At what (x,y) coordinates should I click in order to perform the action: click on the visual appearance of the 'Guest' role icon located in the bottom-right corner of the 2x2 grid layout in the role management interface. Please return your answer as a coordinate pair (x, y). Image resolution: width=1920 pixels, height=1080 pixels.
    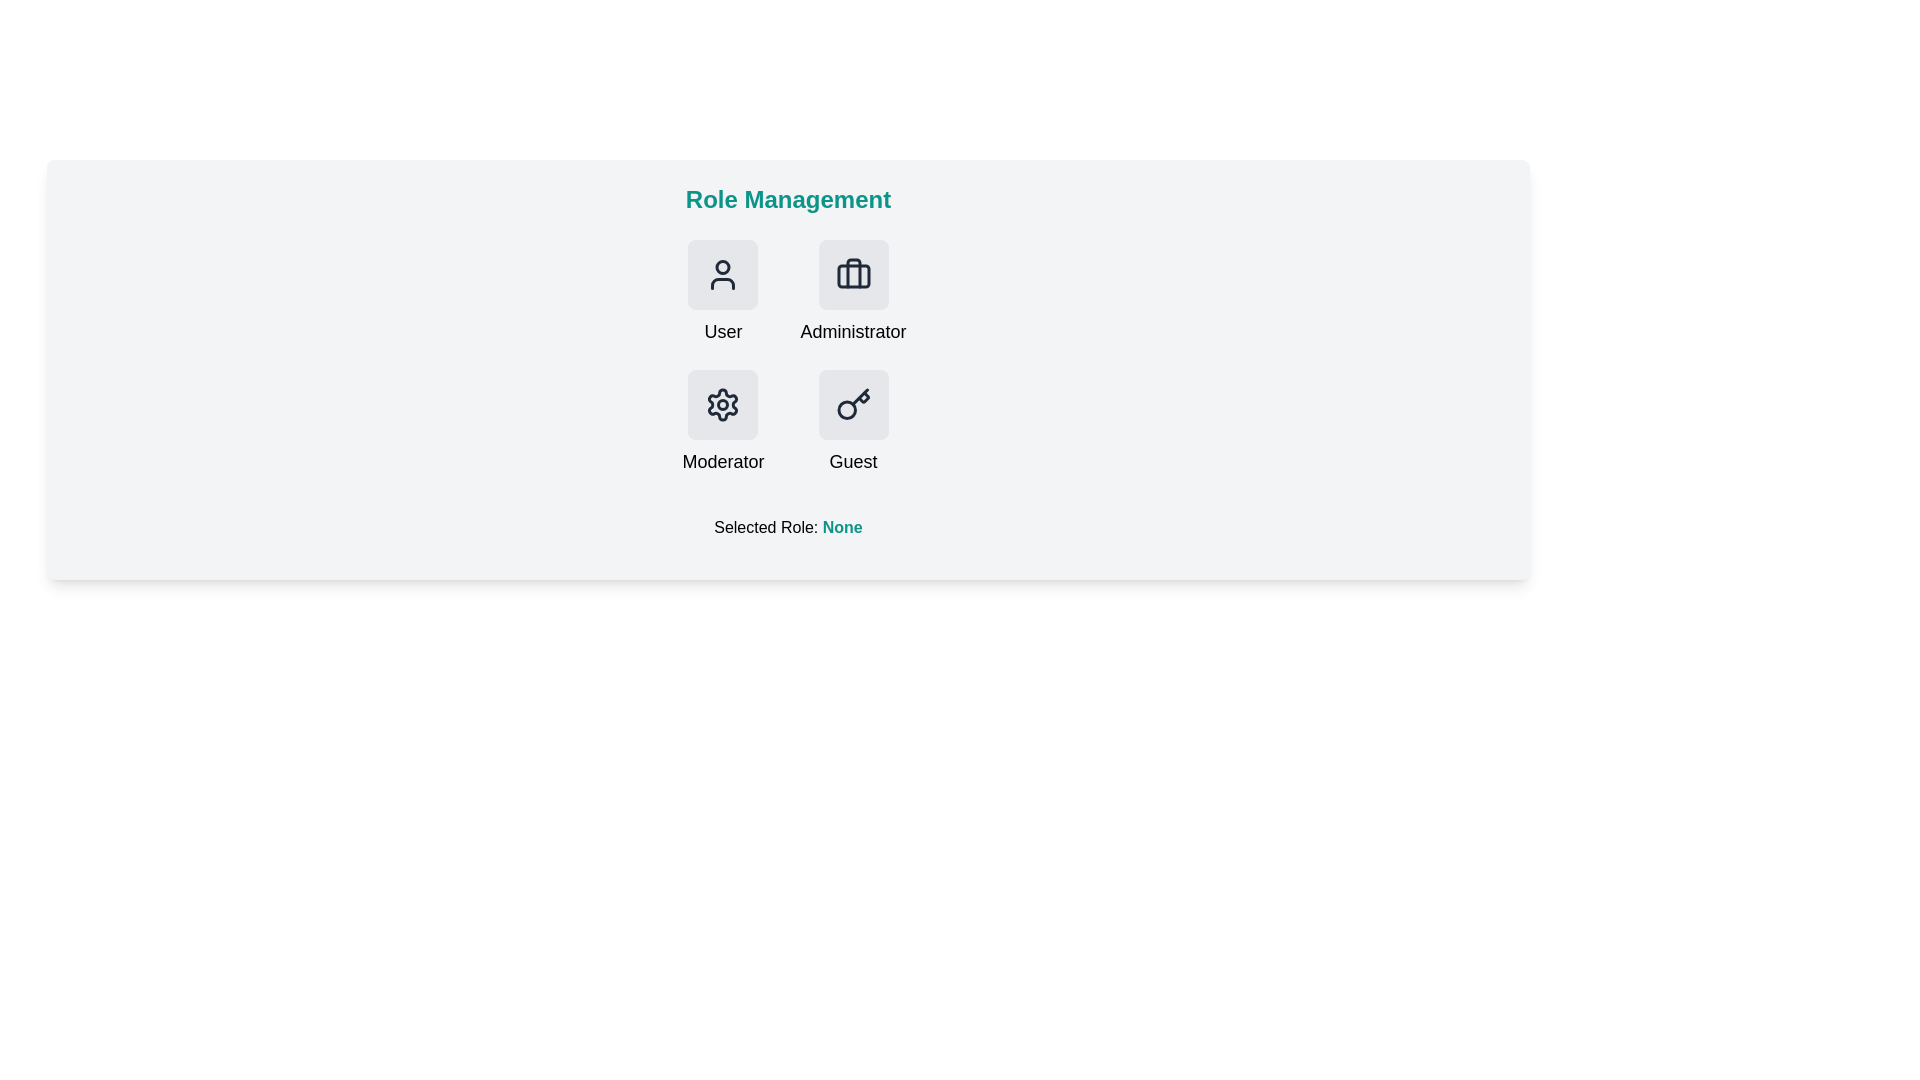
    Looking at the image, I should click on (853, 405).